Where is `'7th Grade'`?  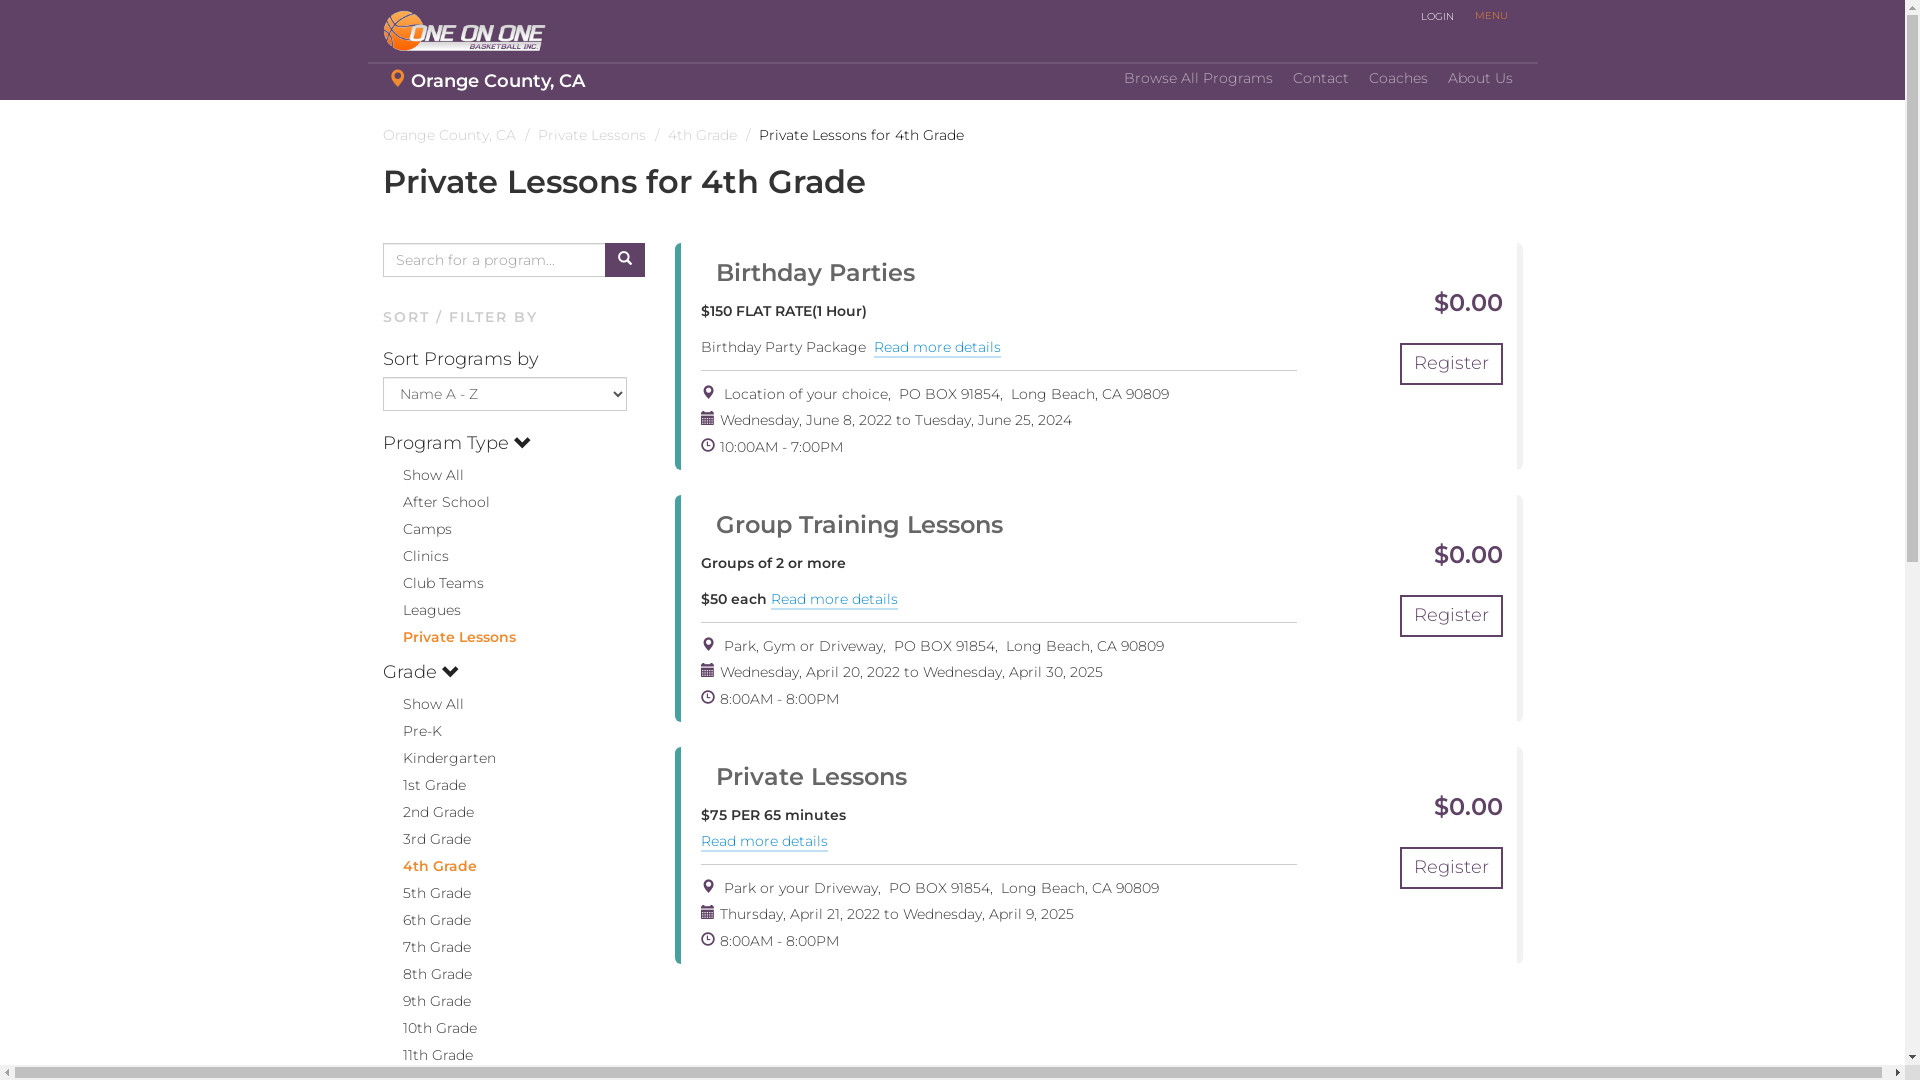 '7th Grade' is located at coordinates (425, 946).